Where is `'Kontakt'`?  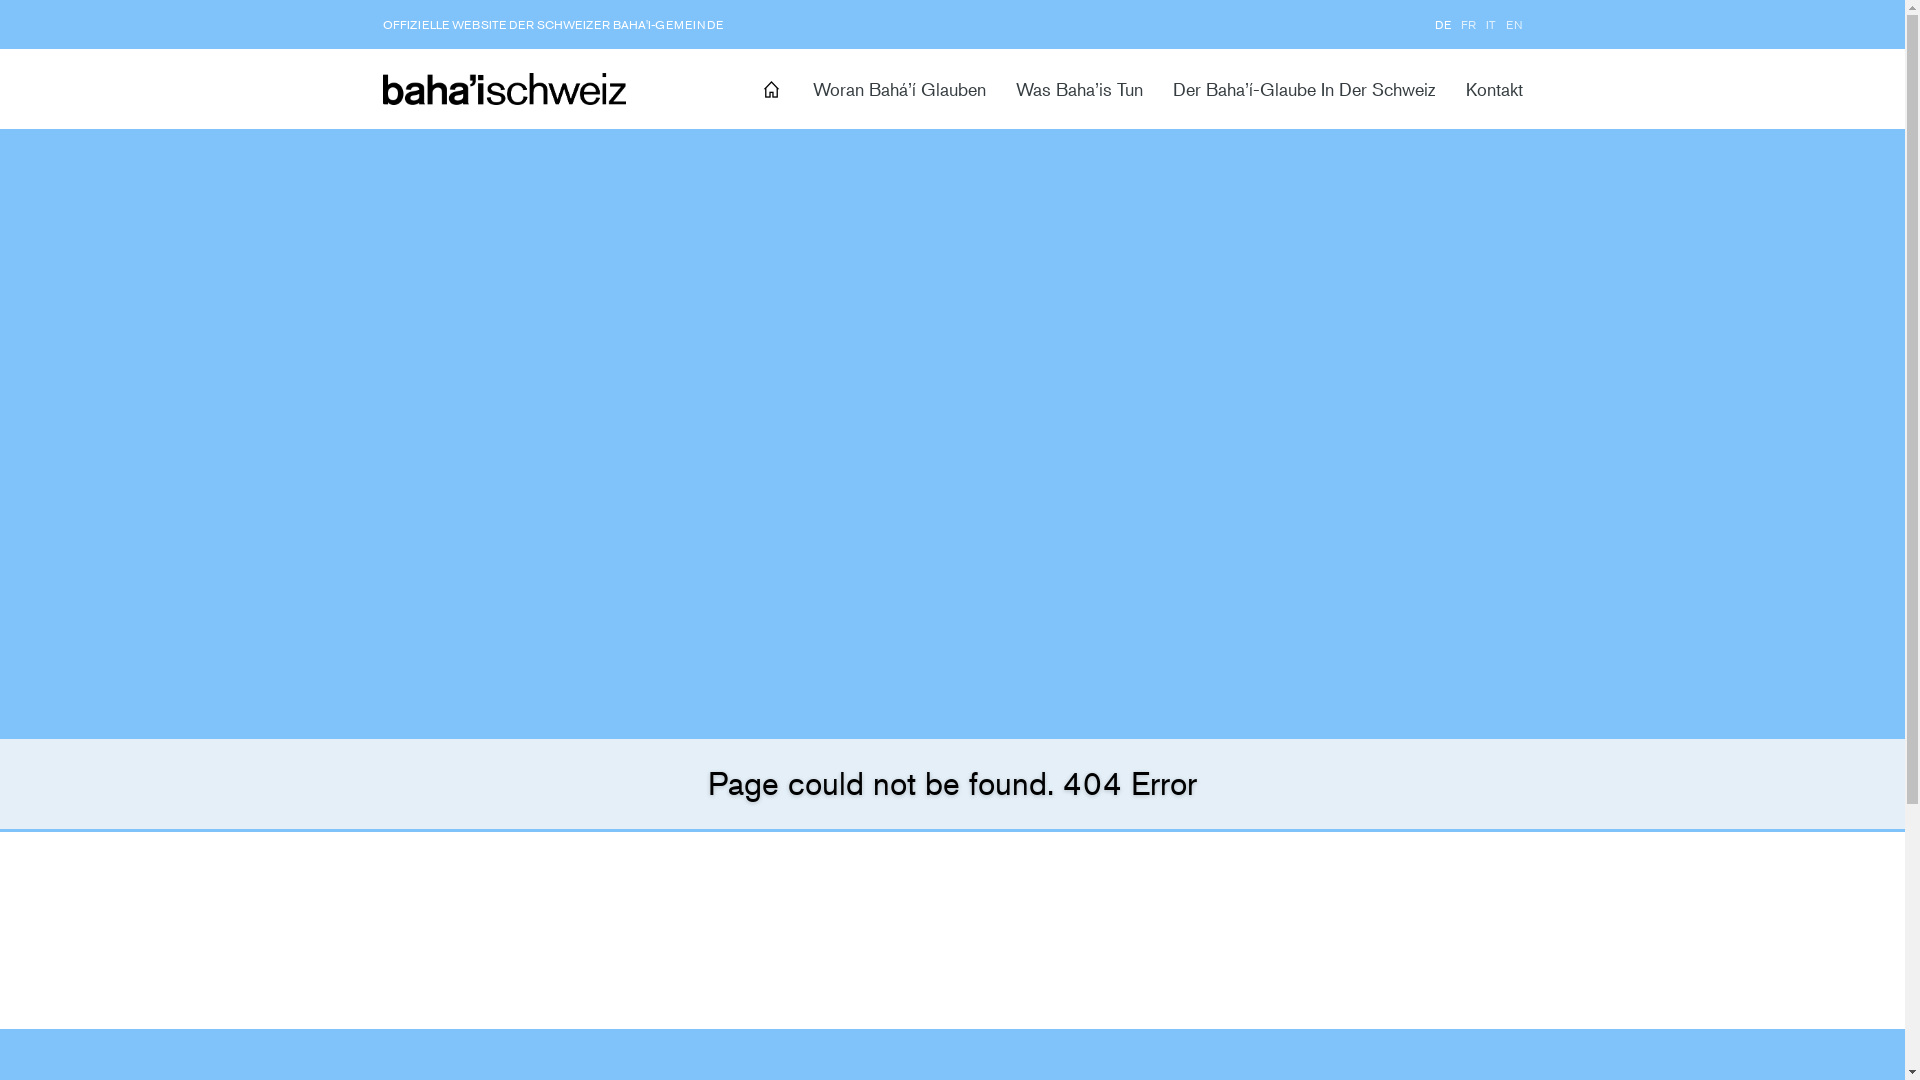
'Kontakt' is located at coordinates (1494, 87).